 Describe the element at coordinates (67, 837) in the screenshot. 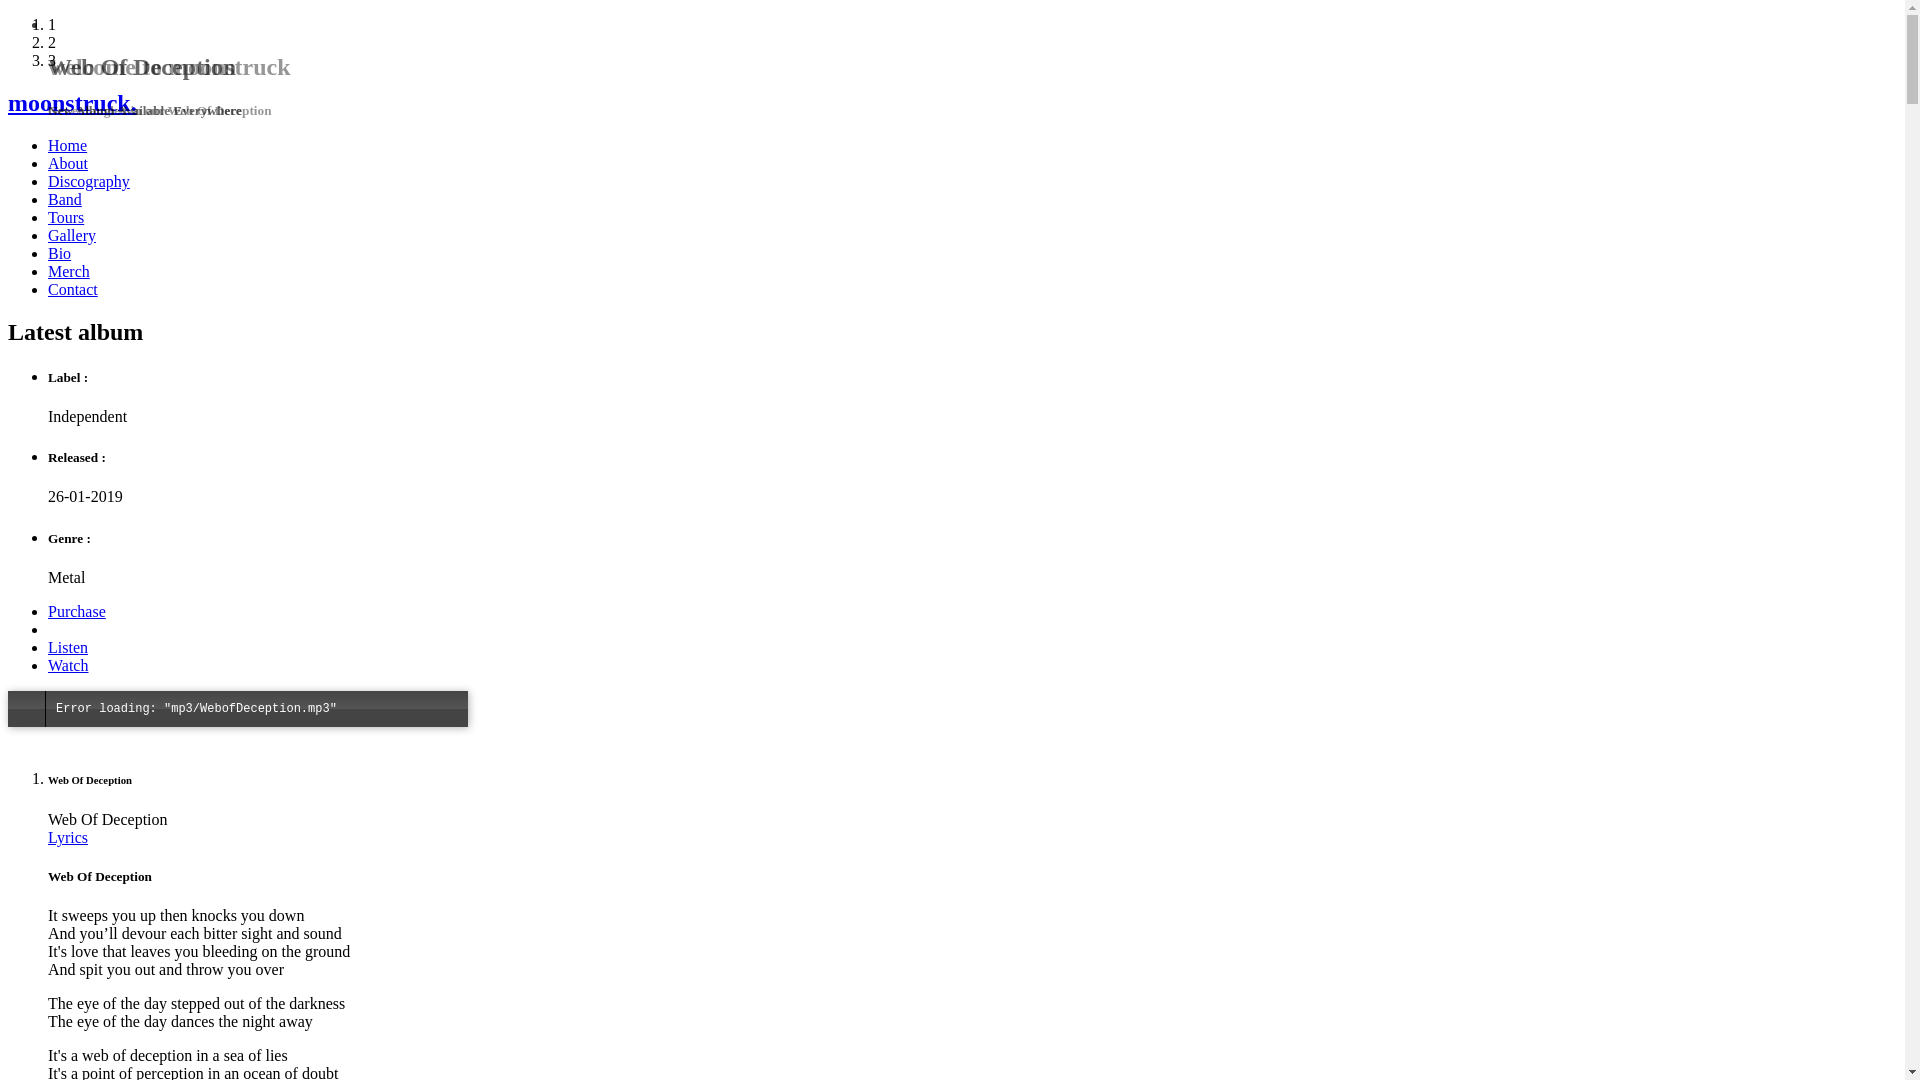

I see `'Lyrics'` at that location.